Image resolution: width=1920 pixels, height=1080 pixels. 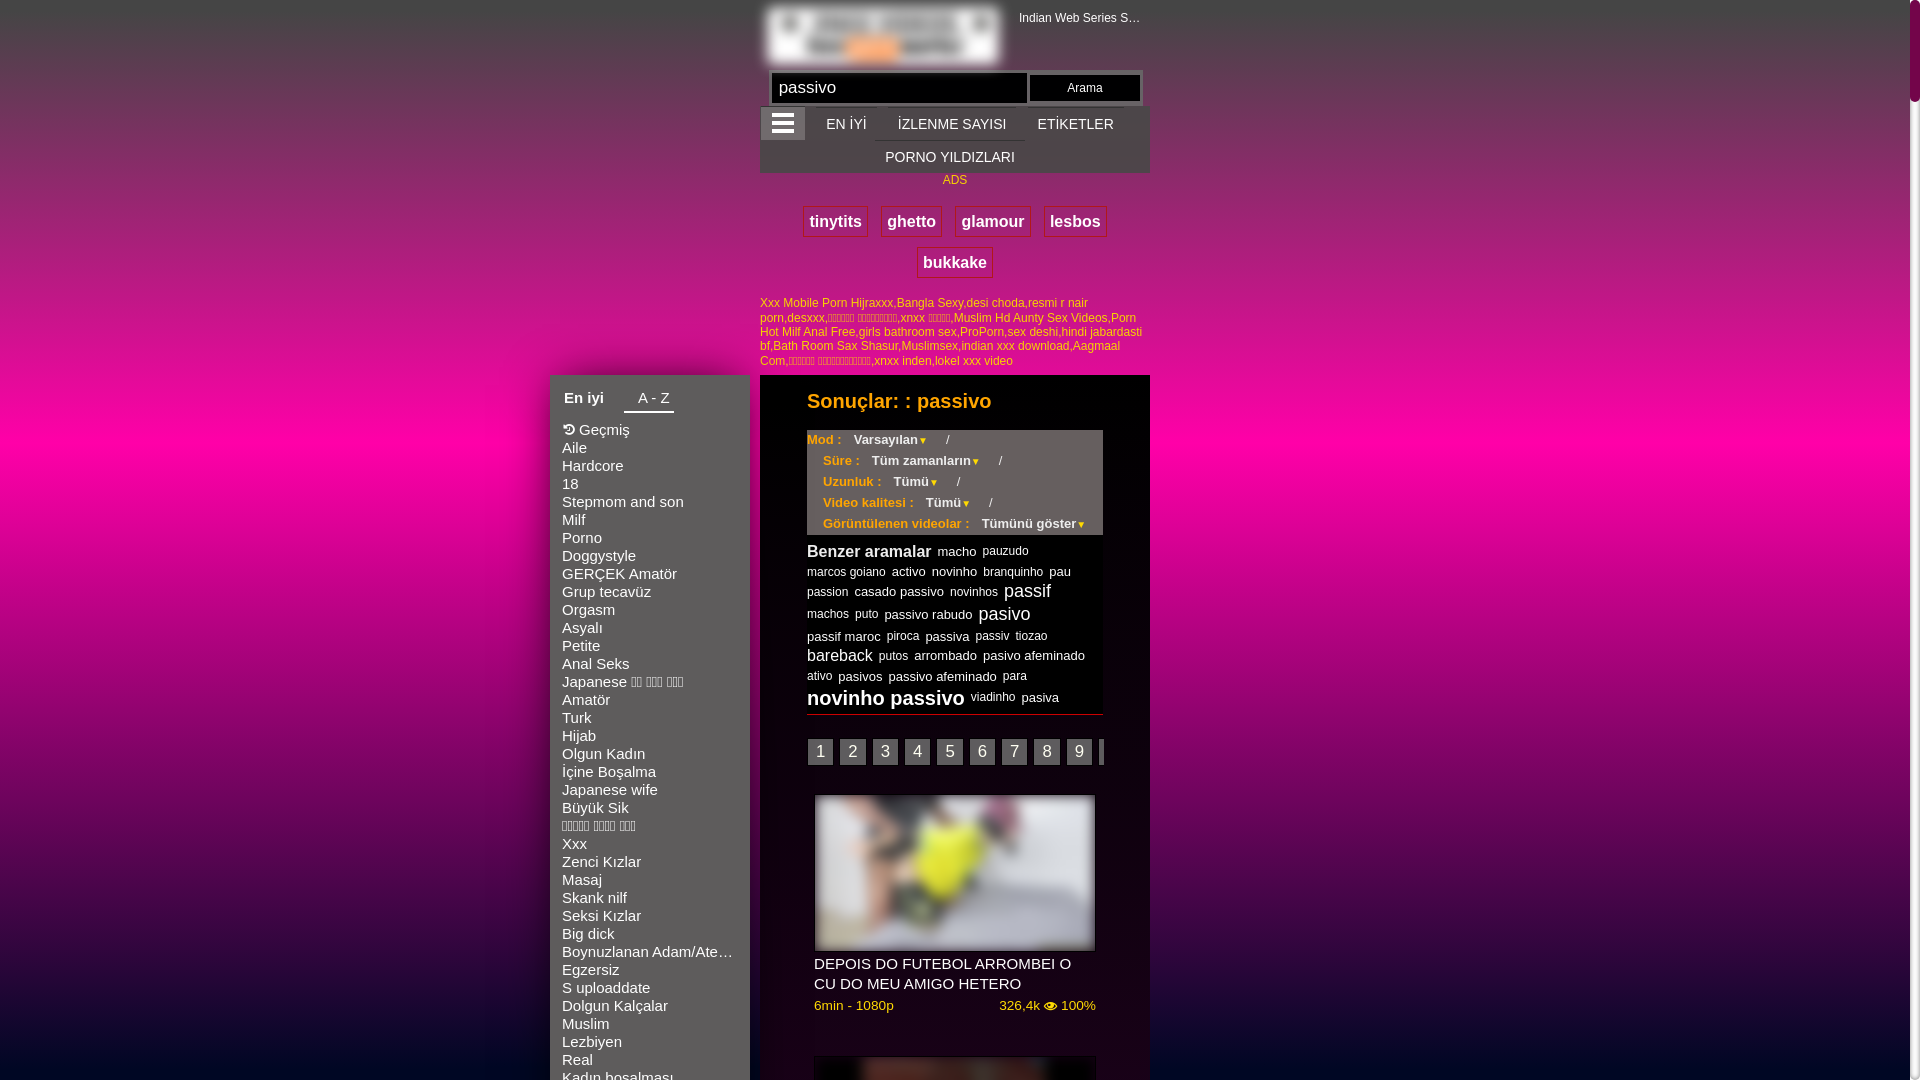 What do you see at coordinates (885, 697) in the screenshot?
I see `'novinho passivo'` at bounding box center [885, 697].